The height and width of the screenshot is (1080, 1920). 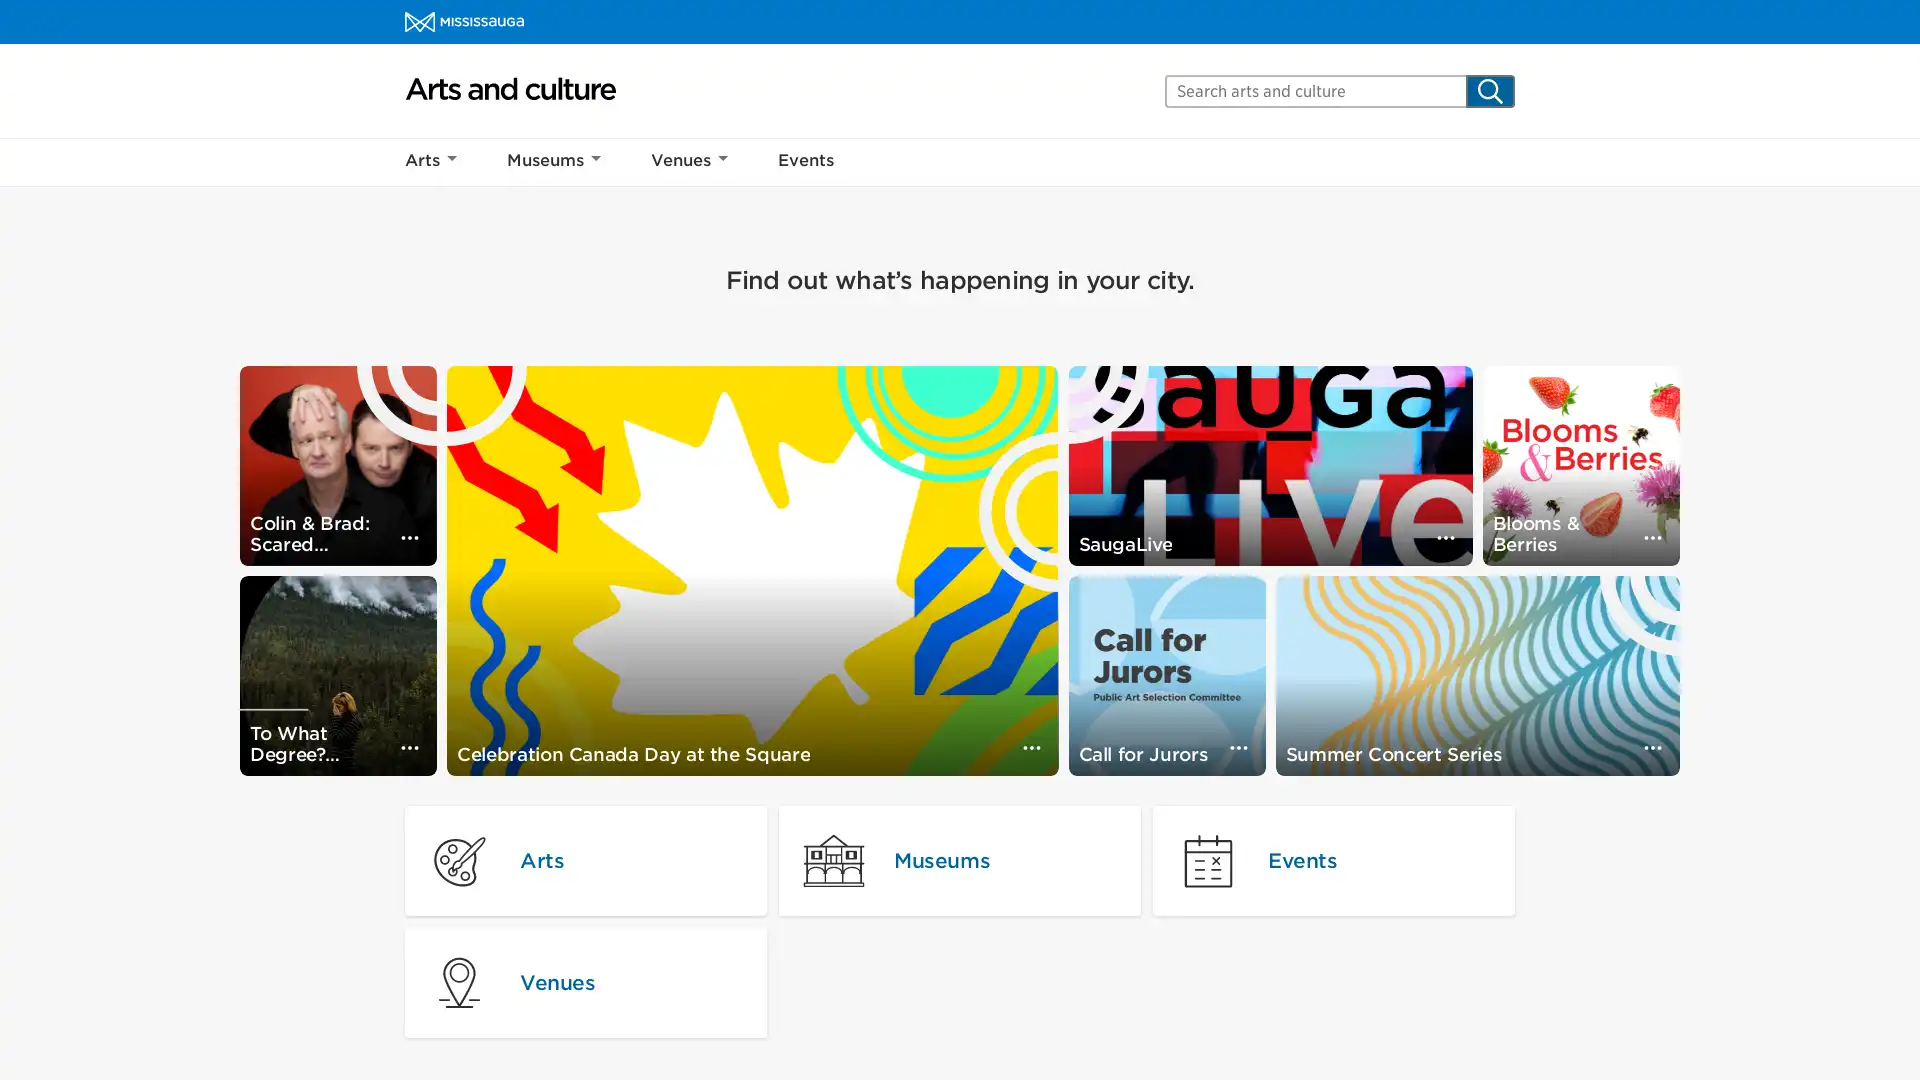 I want to click on Visually show the card details, so click(x=1444, y=536).